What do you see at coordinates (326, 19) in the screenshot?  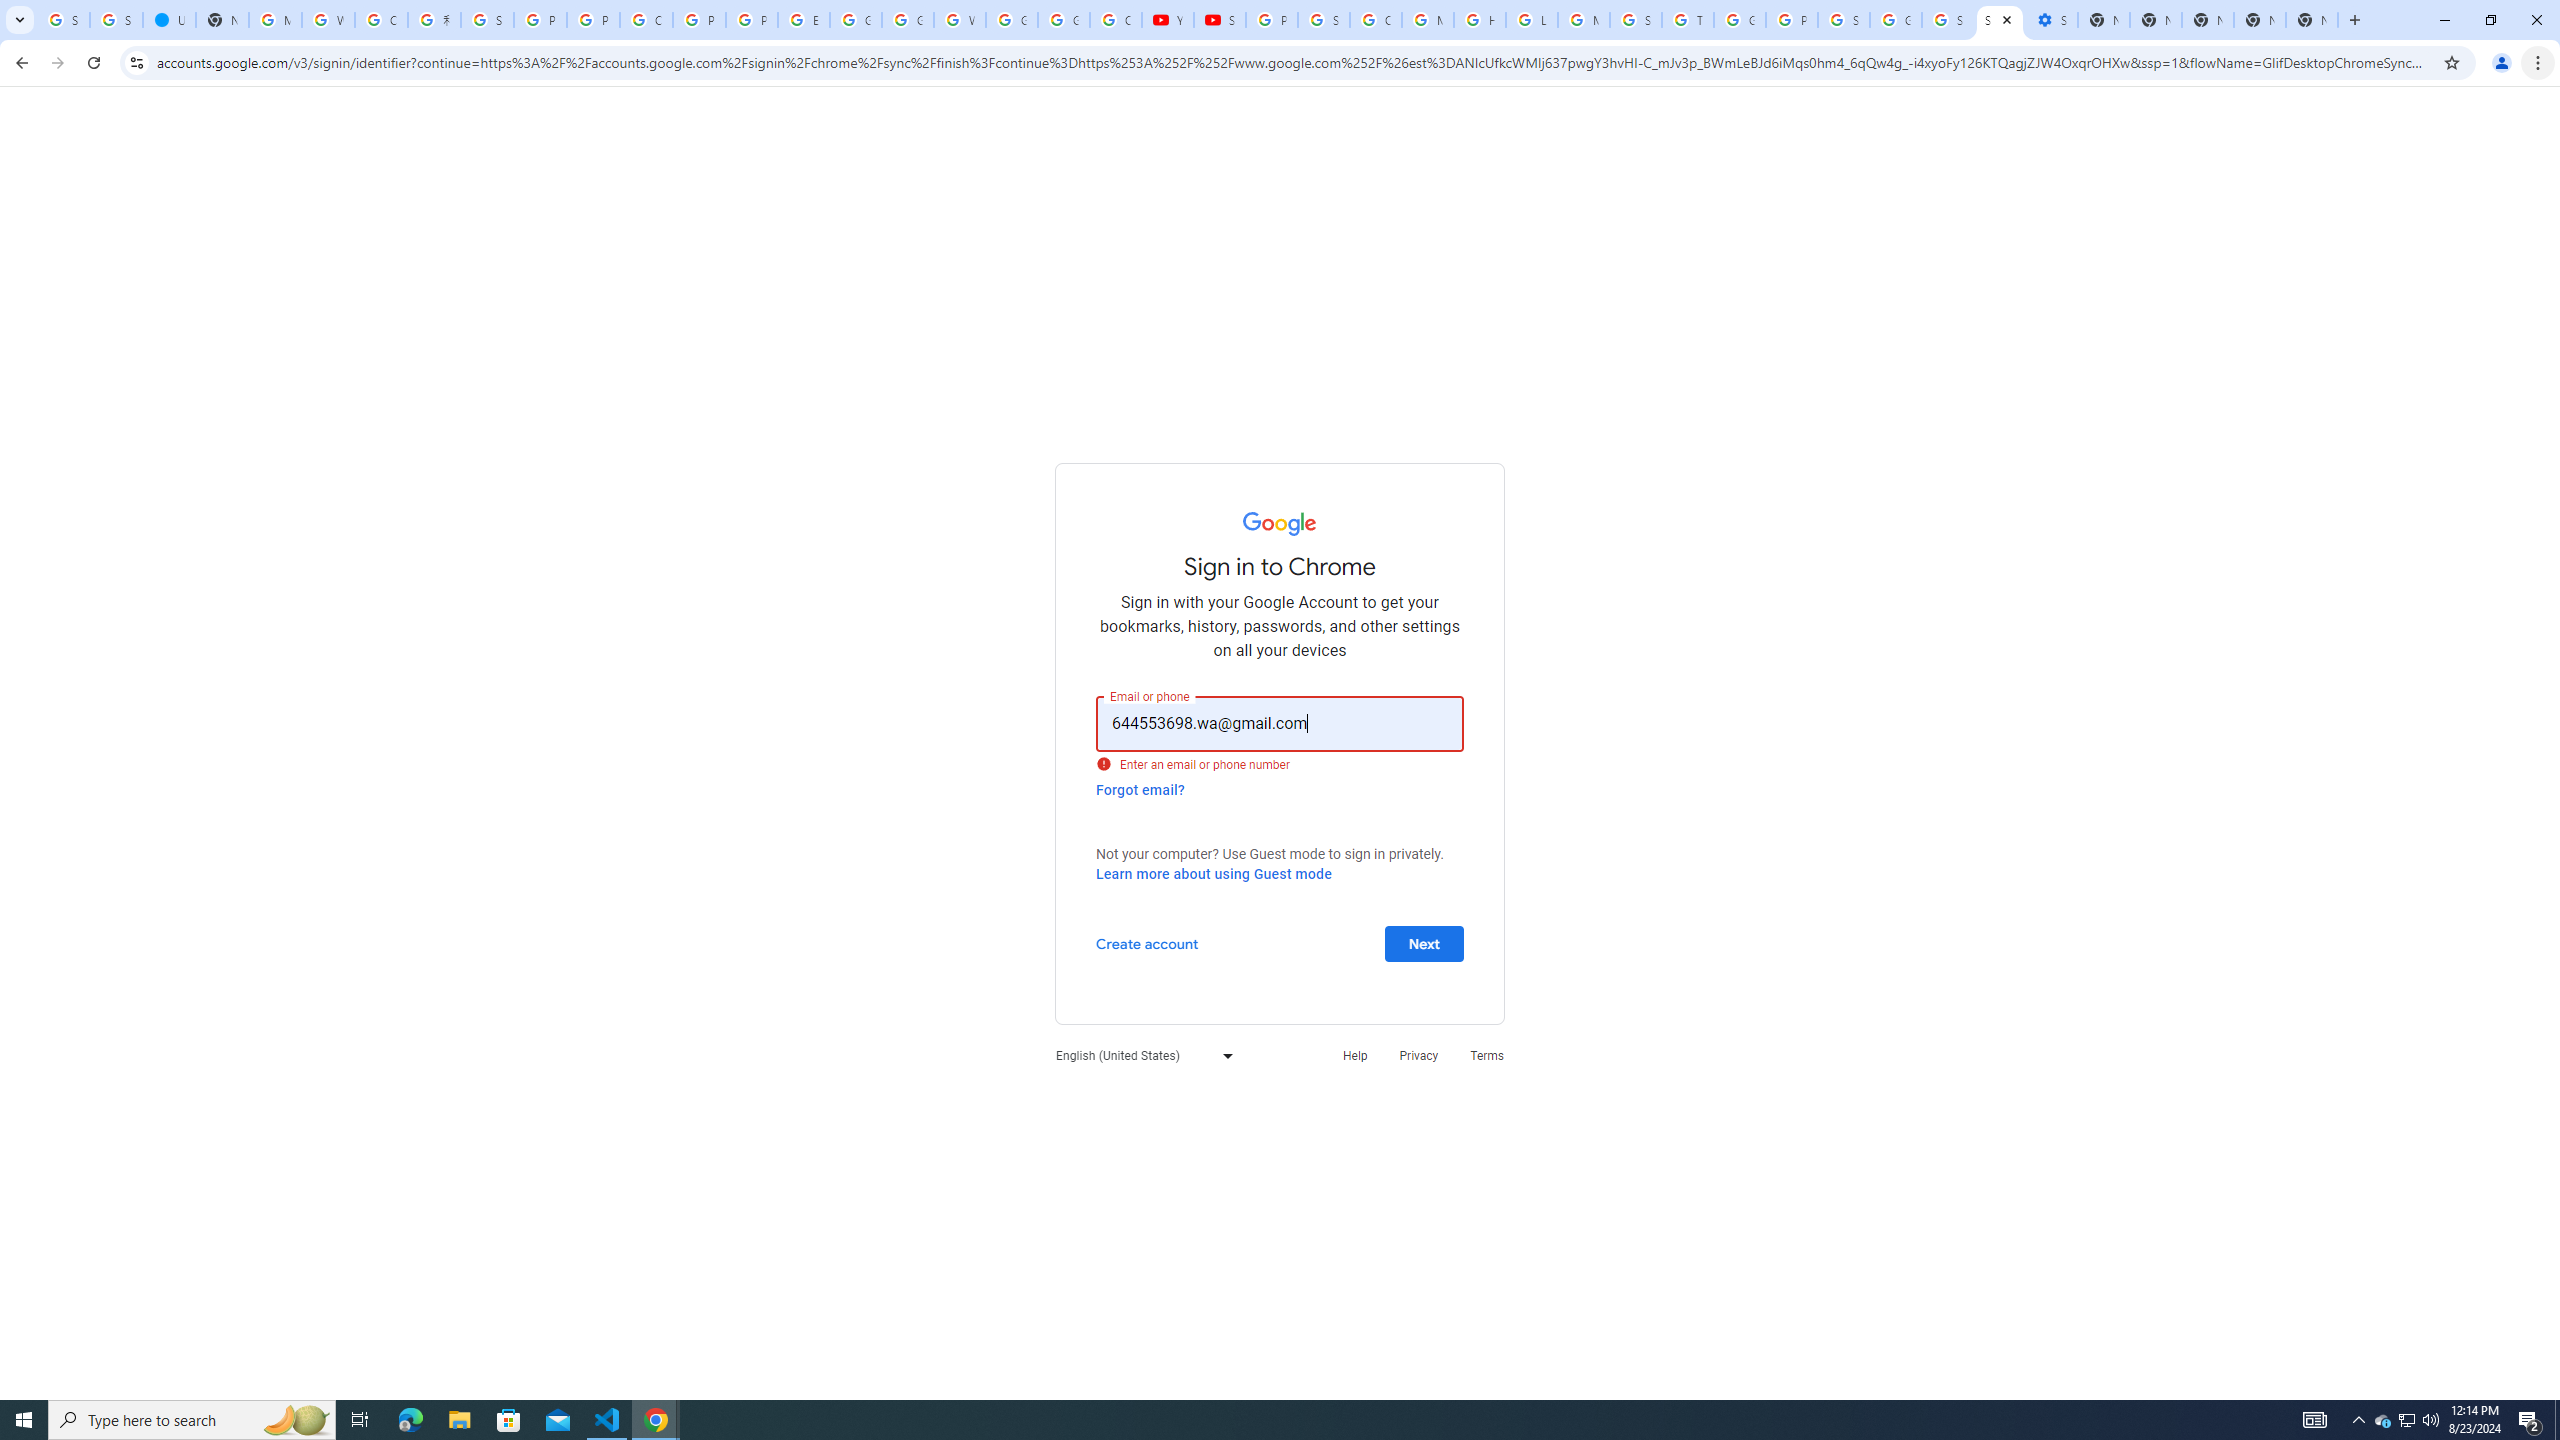 I see `'Who is my administrator? - Google Account Help'` at bounding box center [326, 19].